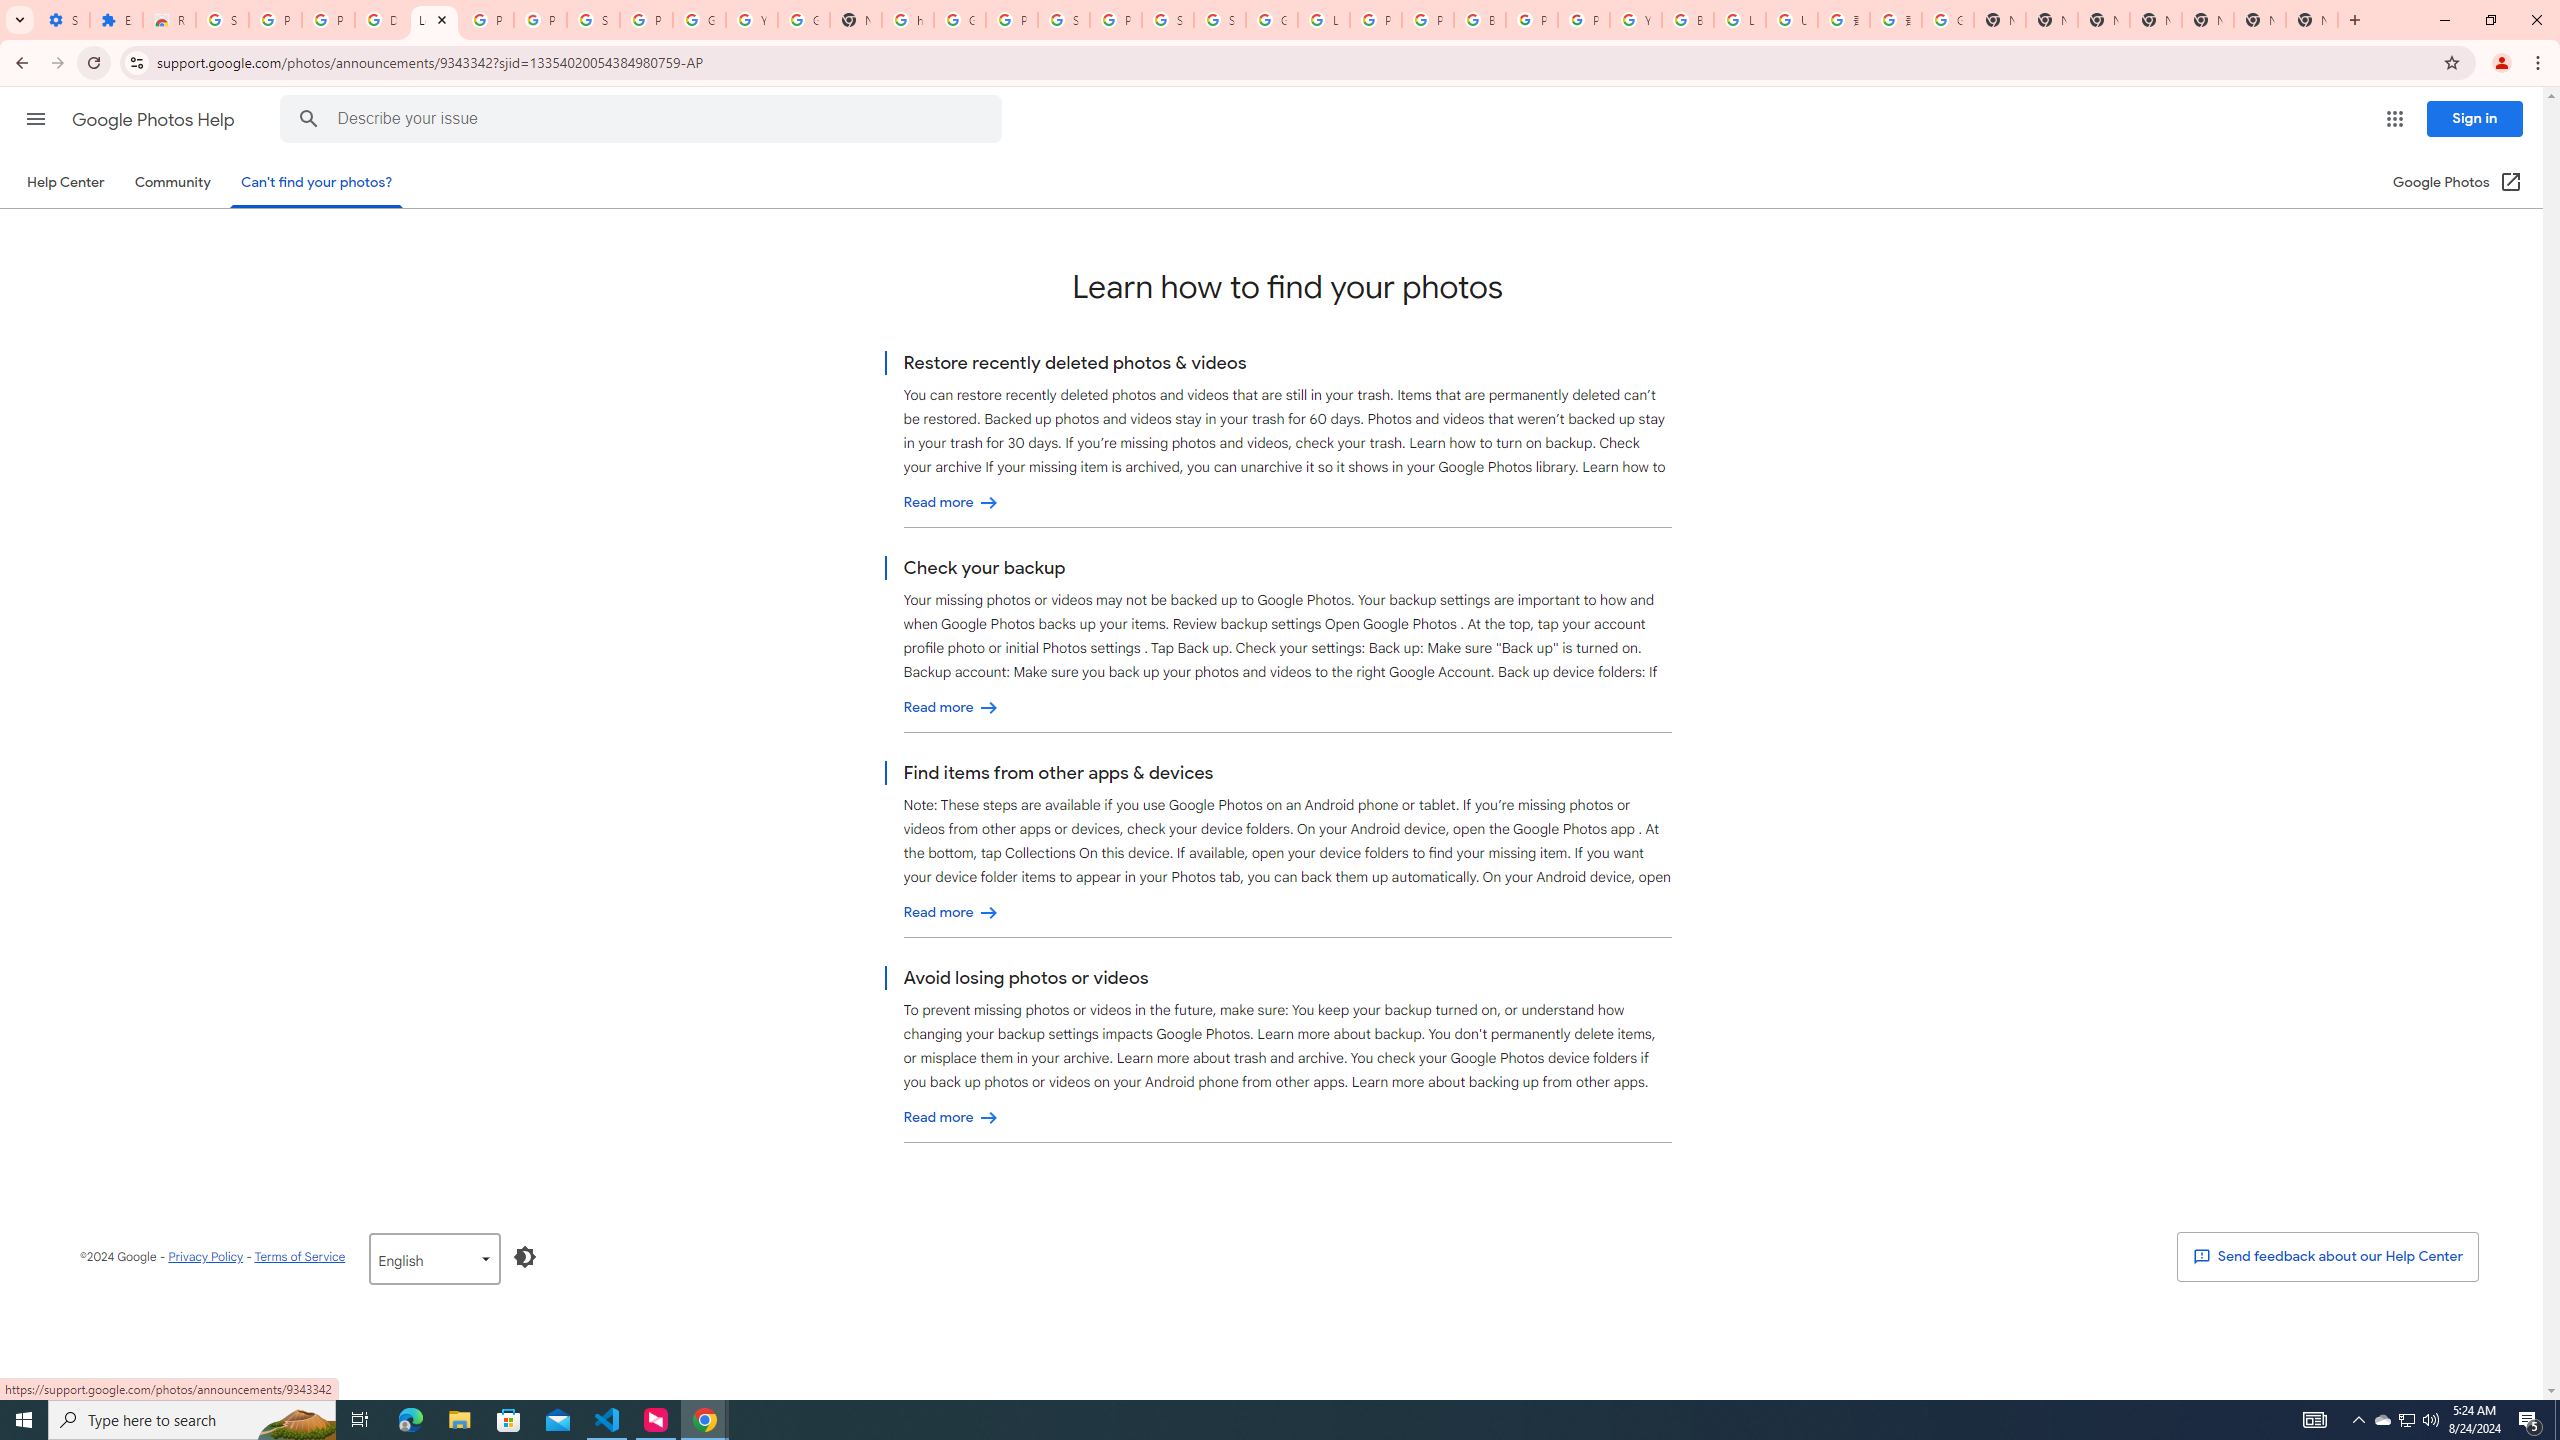 The image size is (2560, 1440). What do you see at coordinates (1375, 19) in the screenshot?
I see `'Privacy Help Center - Policies Help'` at bounding box center [1375, 19].